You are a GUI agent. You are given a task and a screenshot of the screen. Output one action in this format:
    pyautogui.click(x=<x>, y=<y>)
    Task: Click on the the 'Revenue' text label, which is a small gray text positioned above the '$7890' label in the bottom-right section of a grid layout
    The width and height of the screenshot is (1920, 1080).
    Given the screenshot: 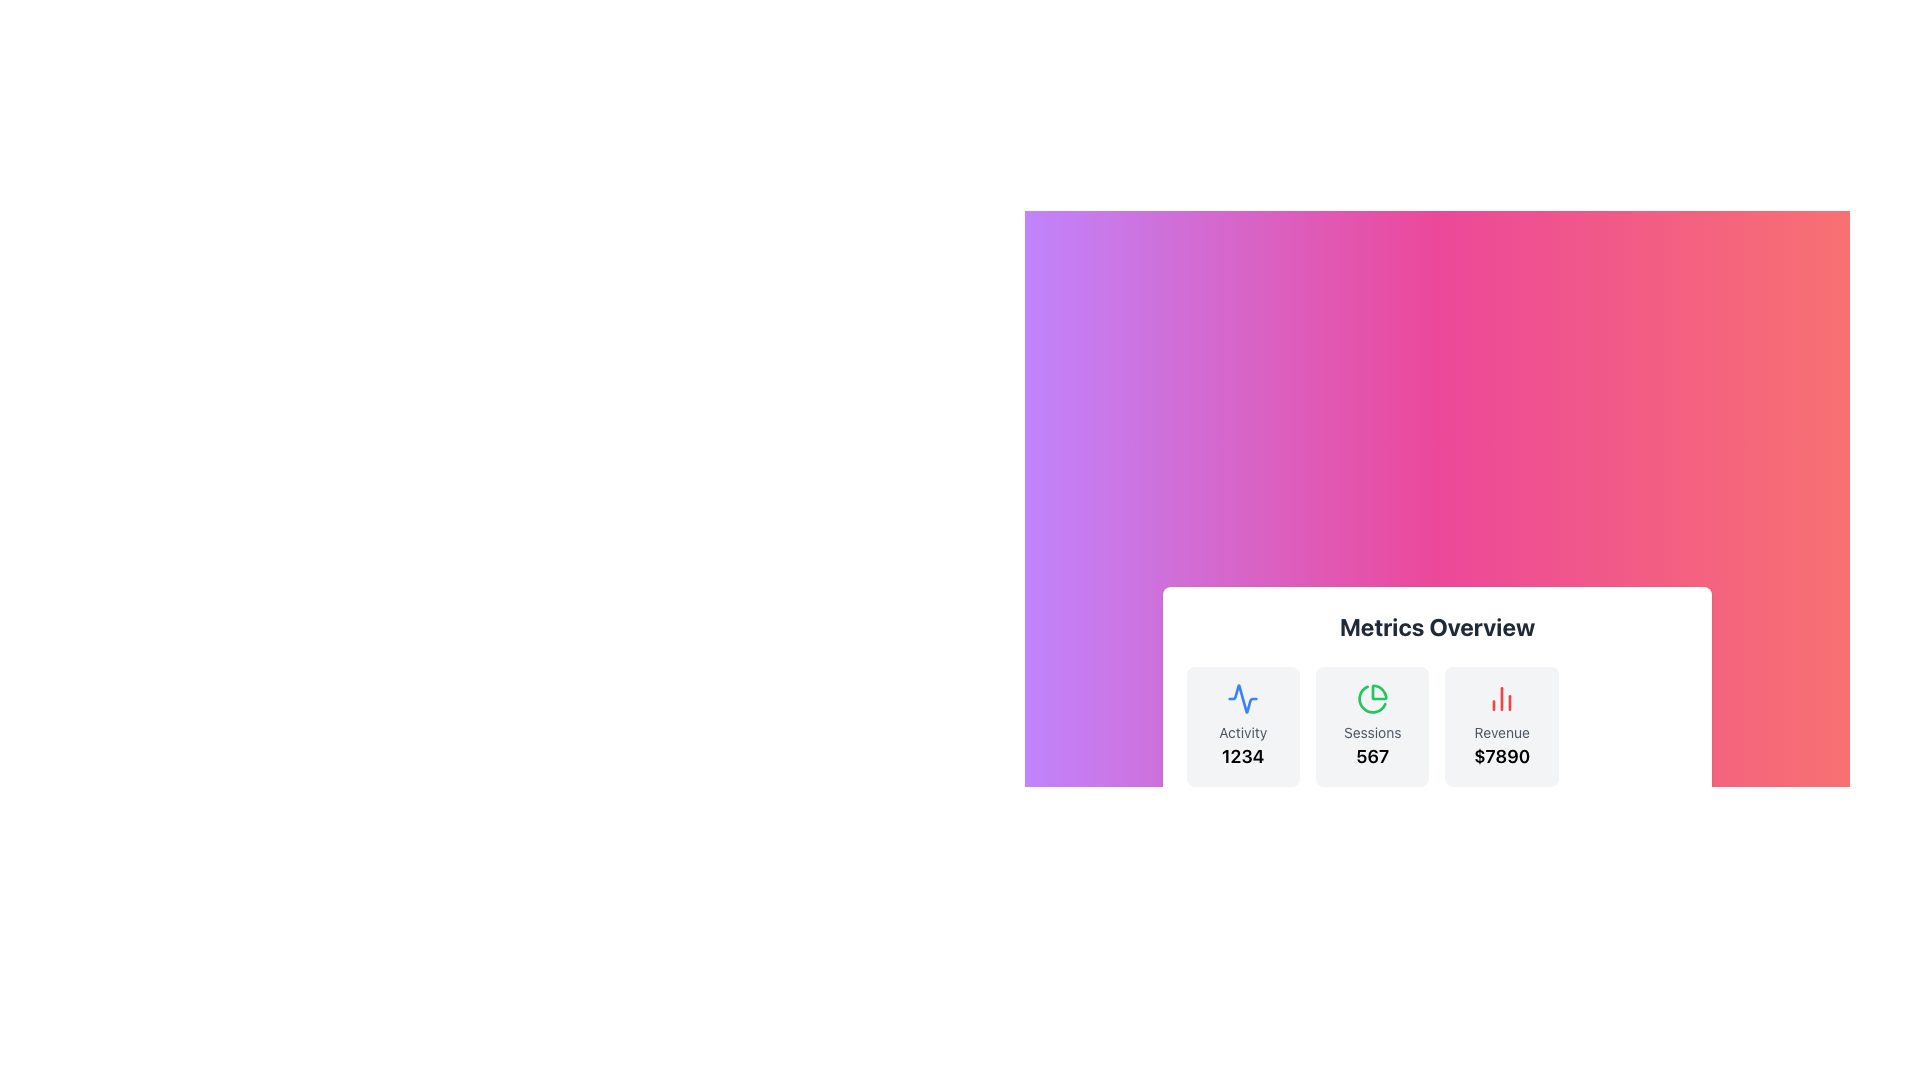 What is the action you would take?
    pyautogui.click(x=1502, y=732)
    